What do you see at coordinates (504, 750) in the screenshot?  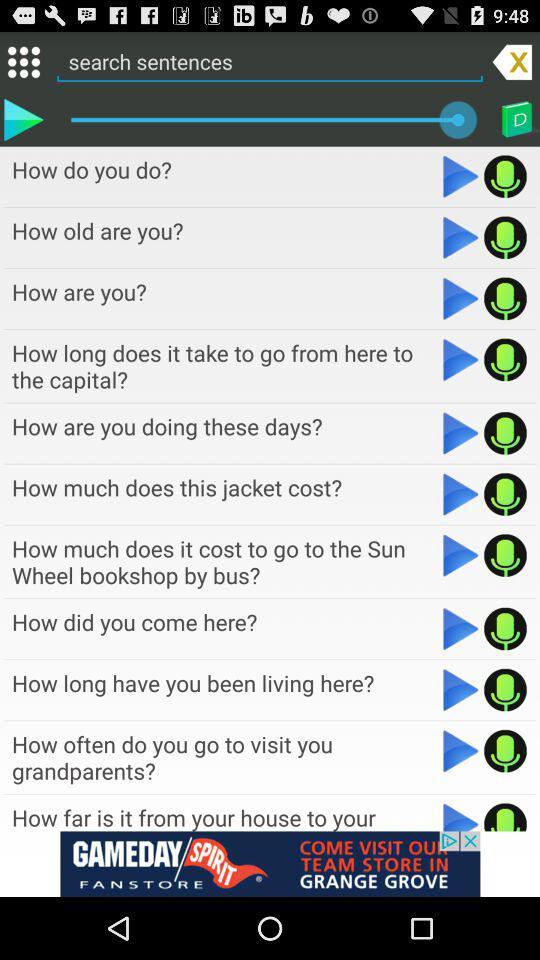 I see `record audio` at bounding box center [504, 750].